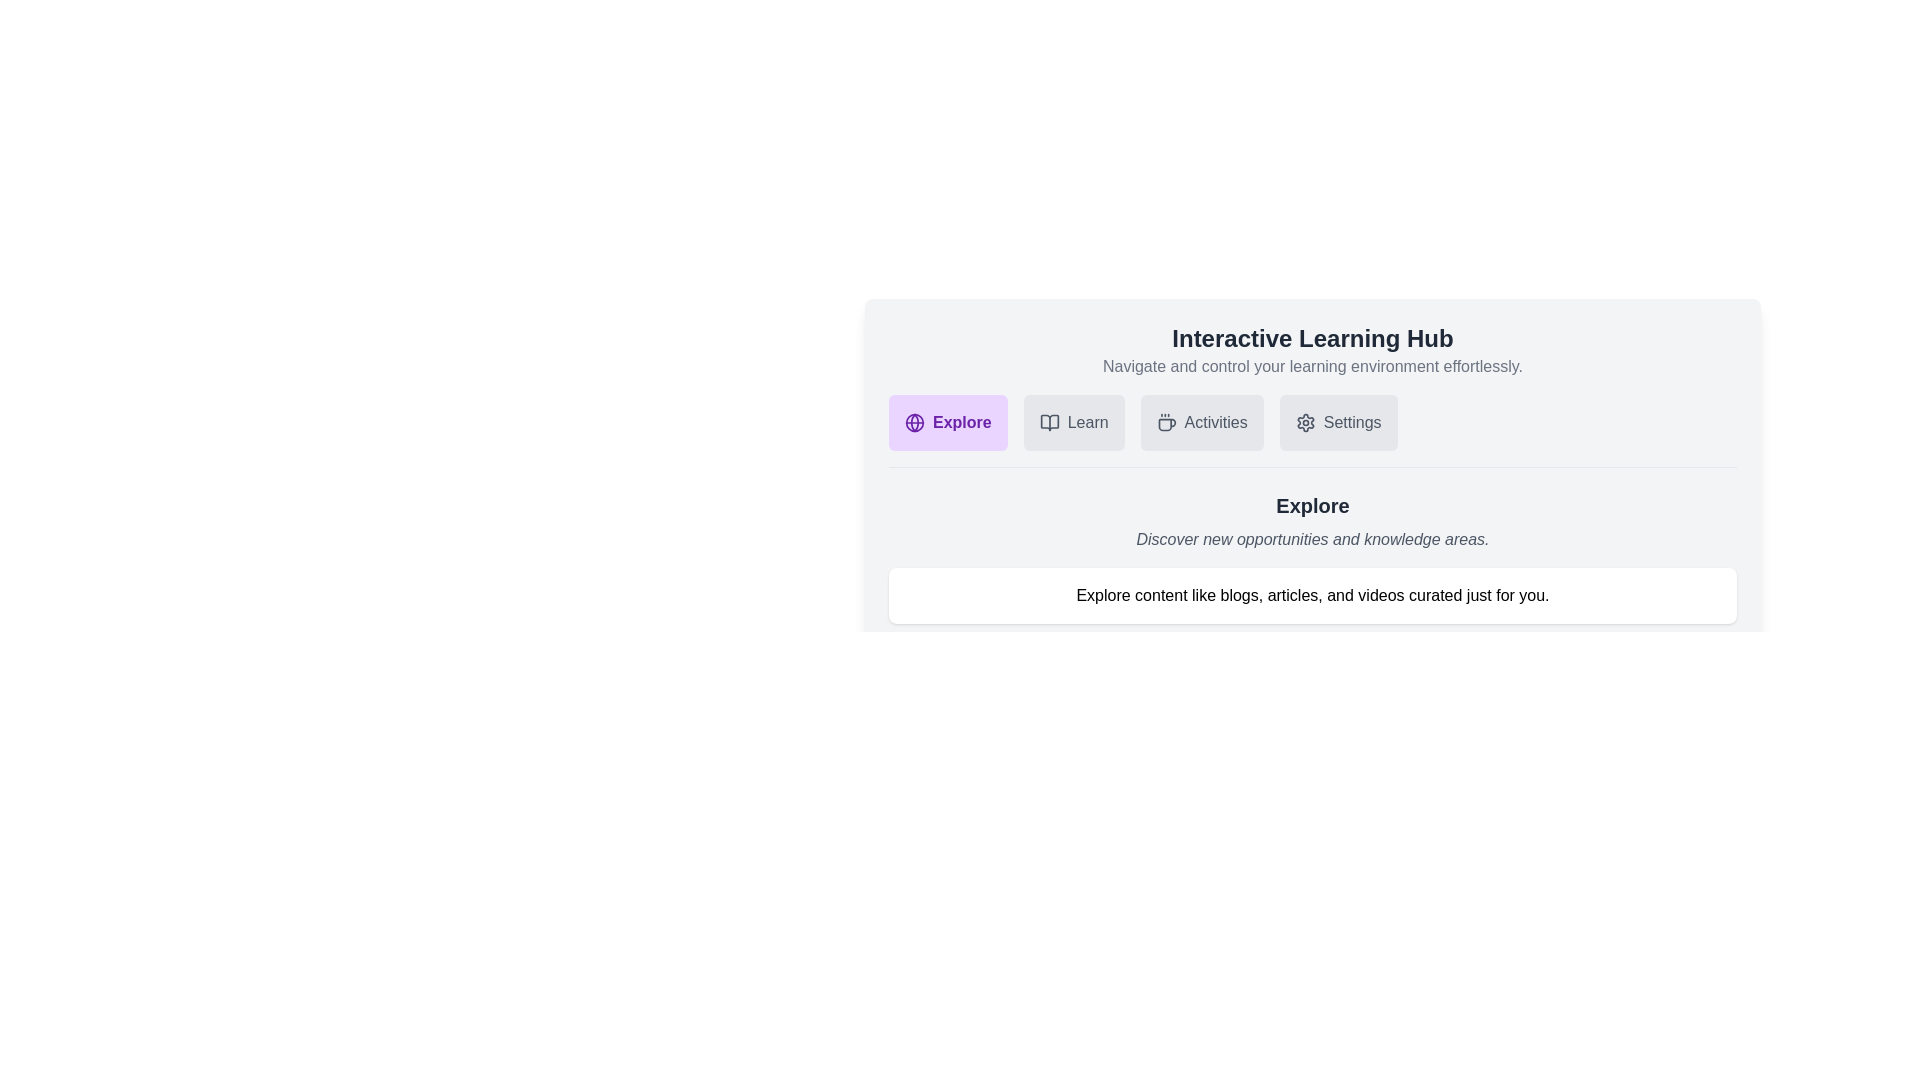 Image resolution: width=1920 pixels, height=1080 pixels. I want to click on the settings menu icon located in the navigation header, positioned to the far right next to 'Activities' and 'Learn', so click(1305, 422).